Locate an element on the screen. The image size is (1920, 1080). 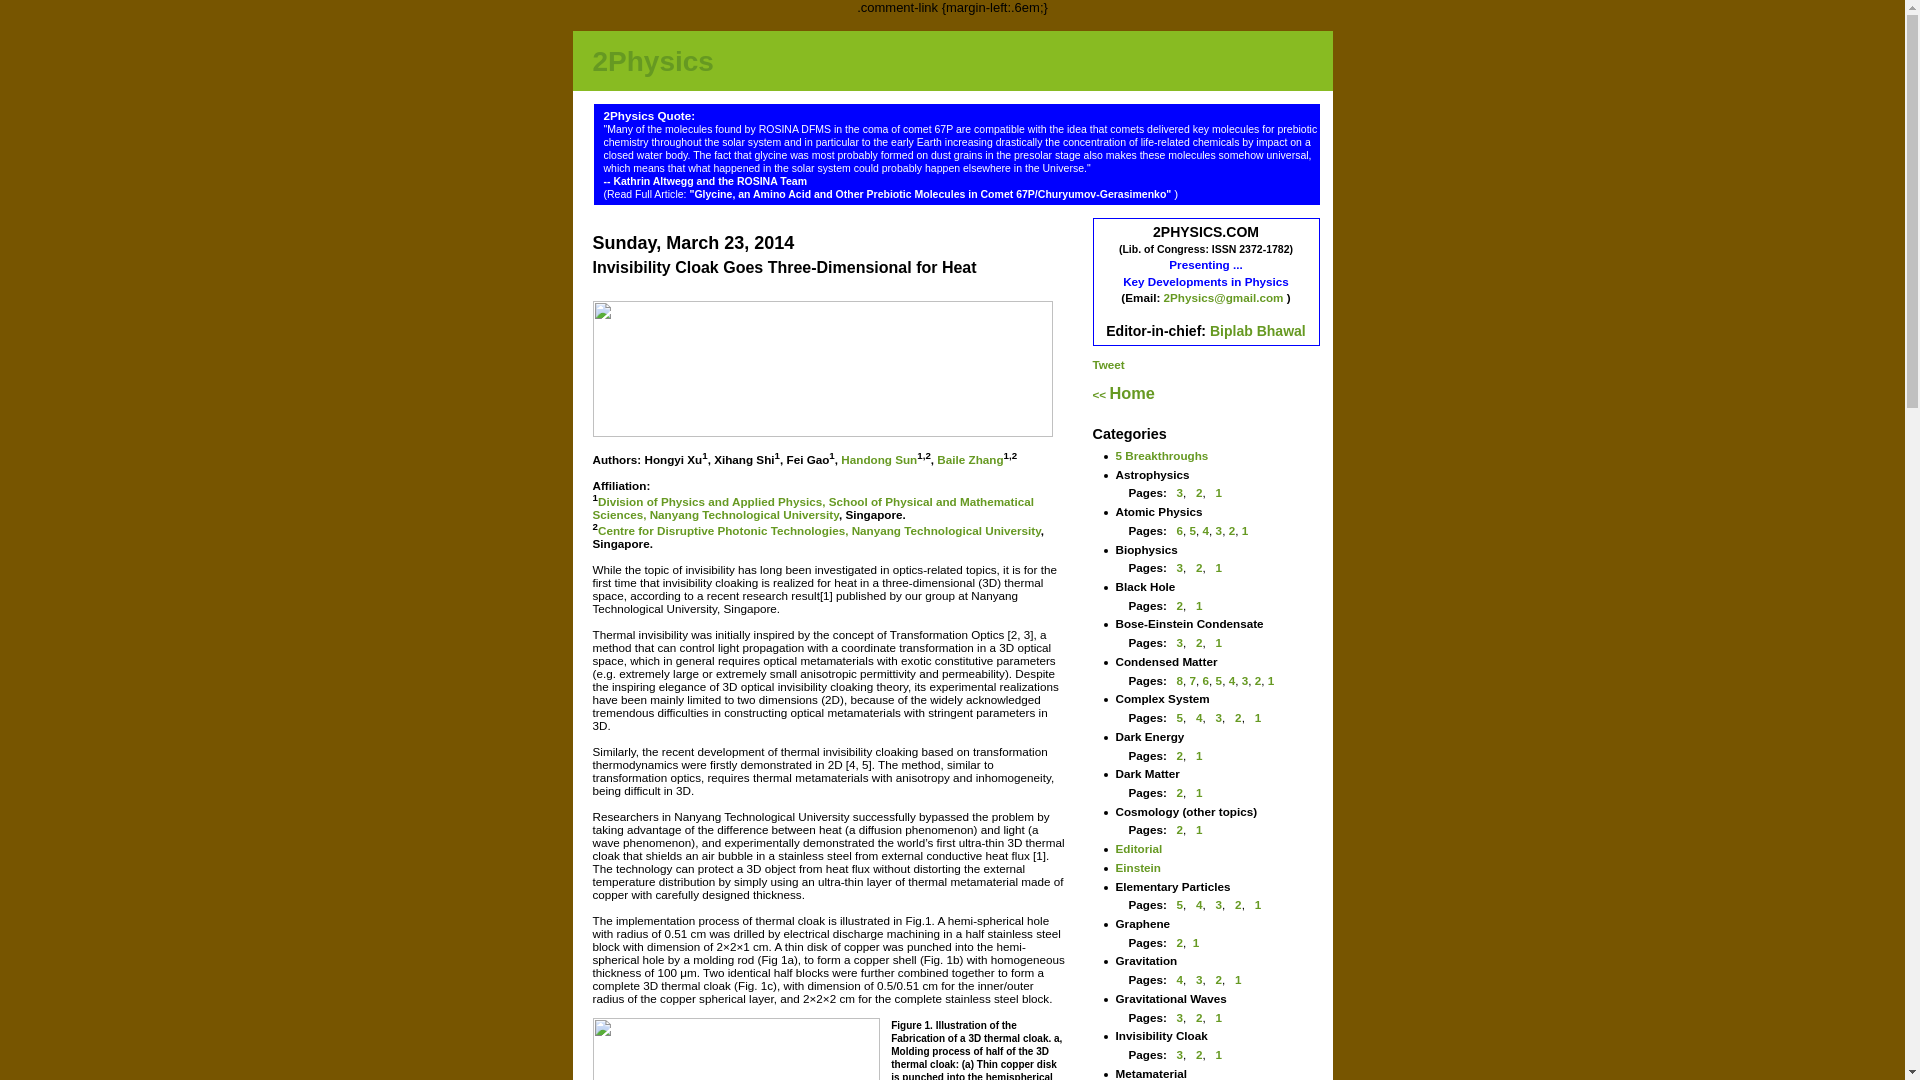
'5' is located at coordinates (1180, 904).